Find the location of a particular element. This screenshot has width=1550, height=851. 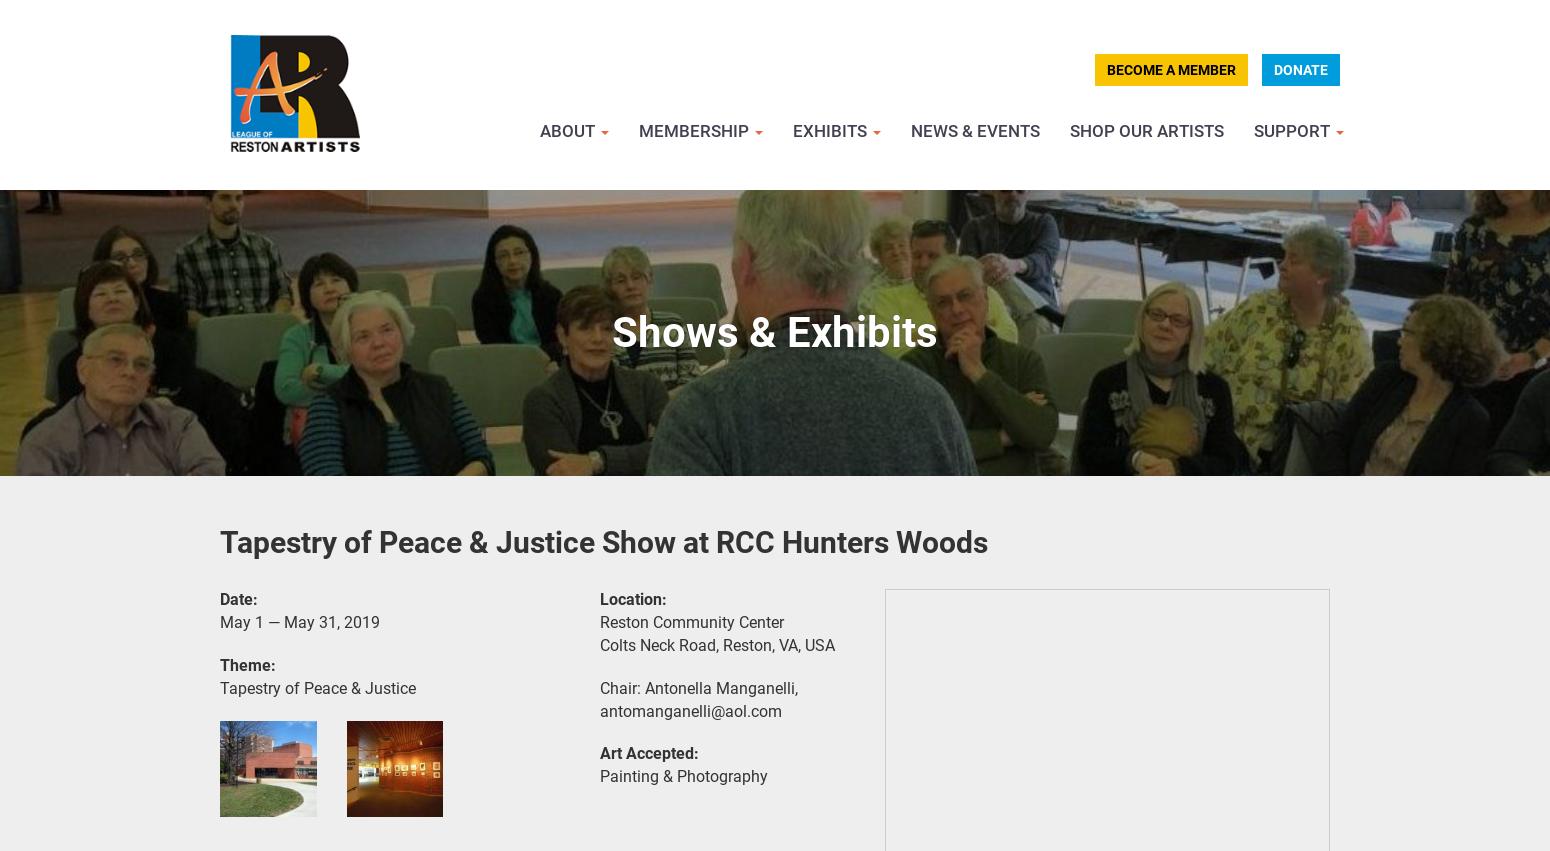

'Exhibits' is located at coordinates (831, 130).